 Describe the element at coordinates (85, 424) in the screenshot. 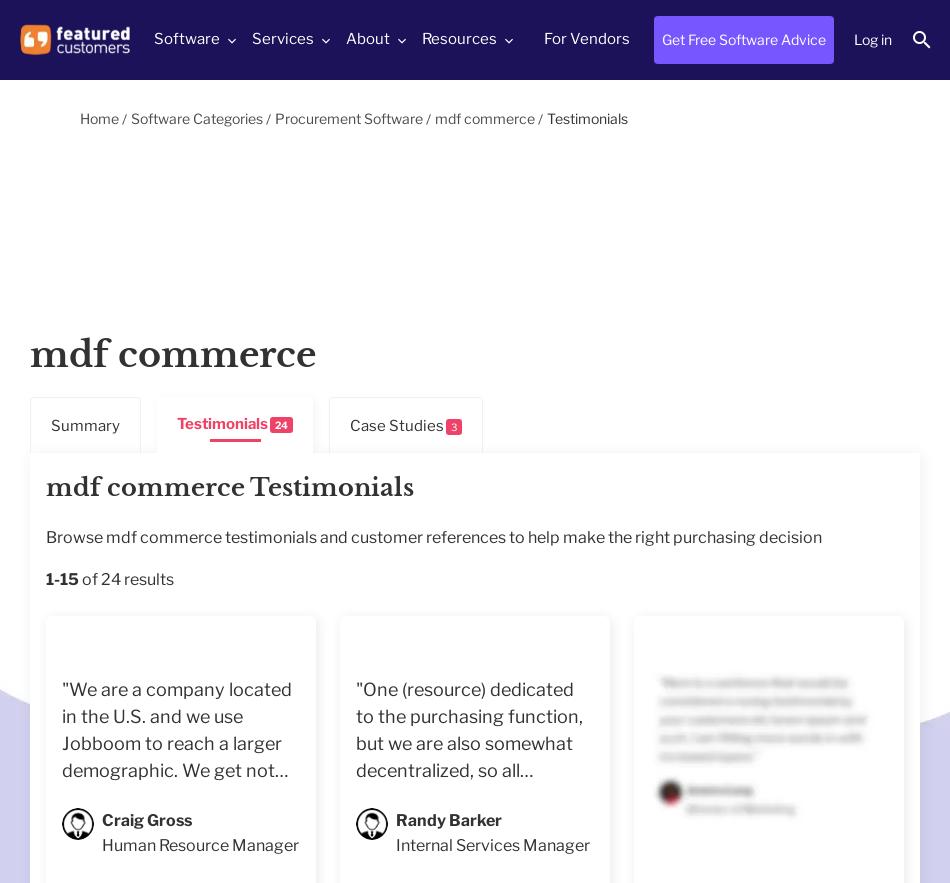

I see `'Summary'` at that location.